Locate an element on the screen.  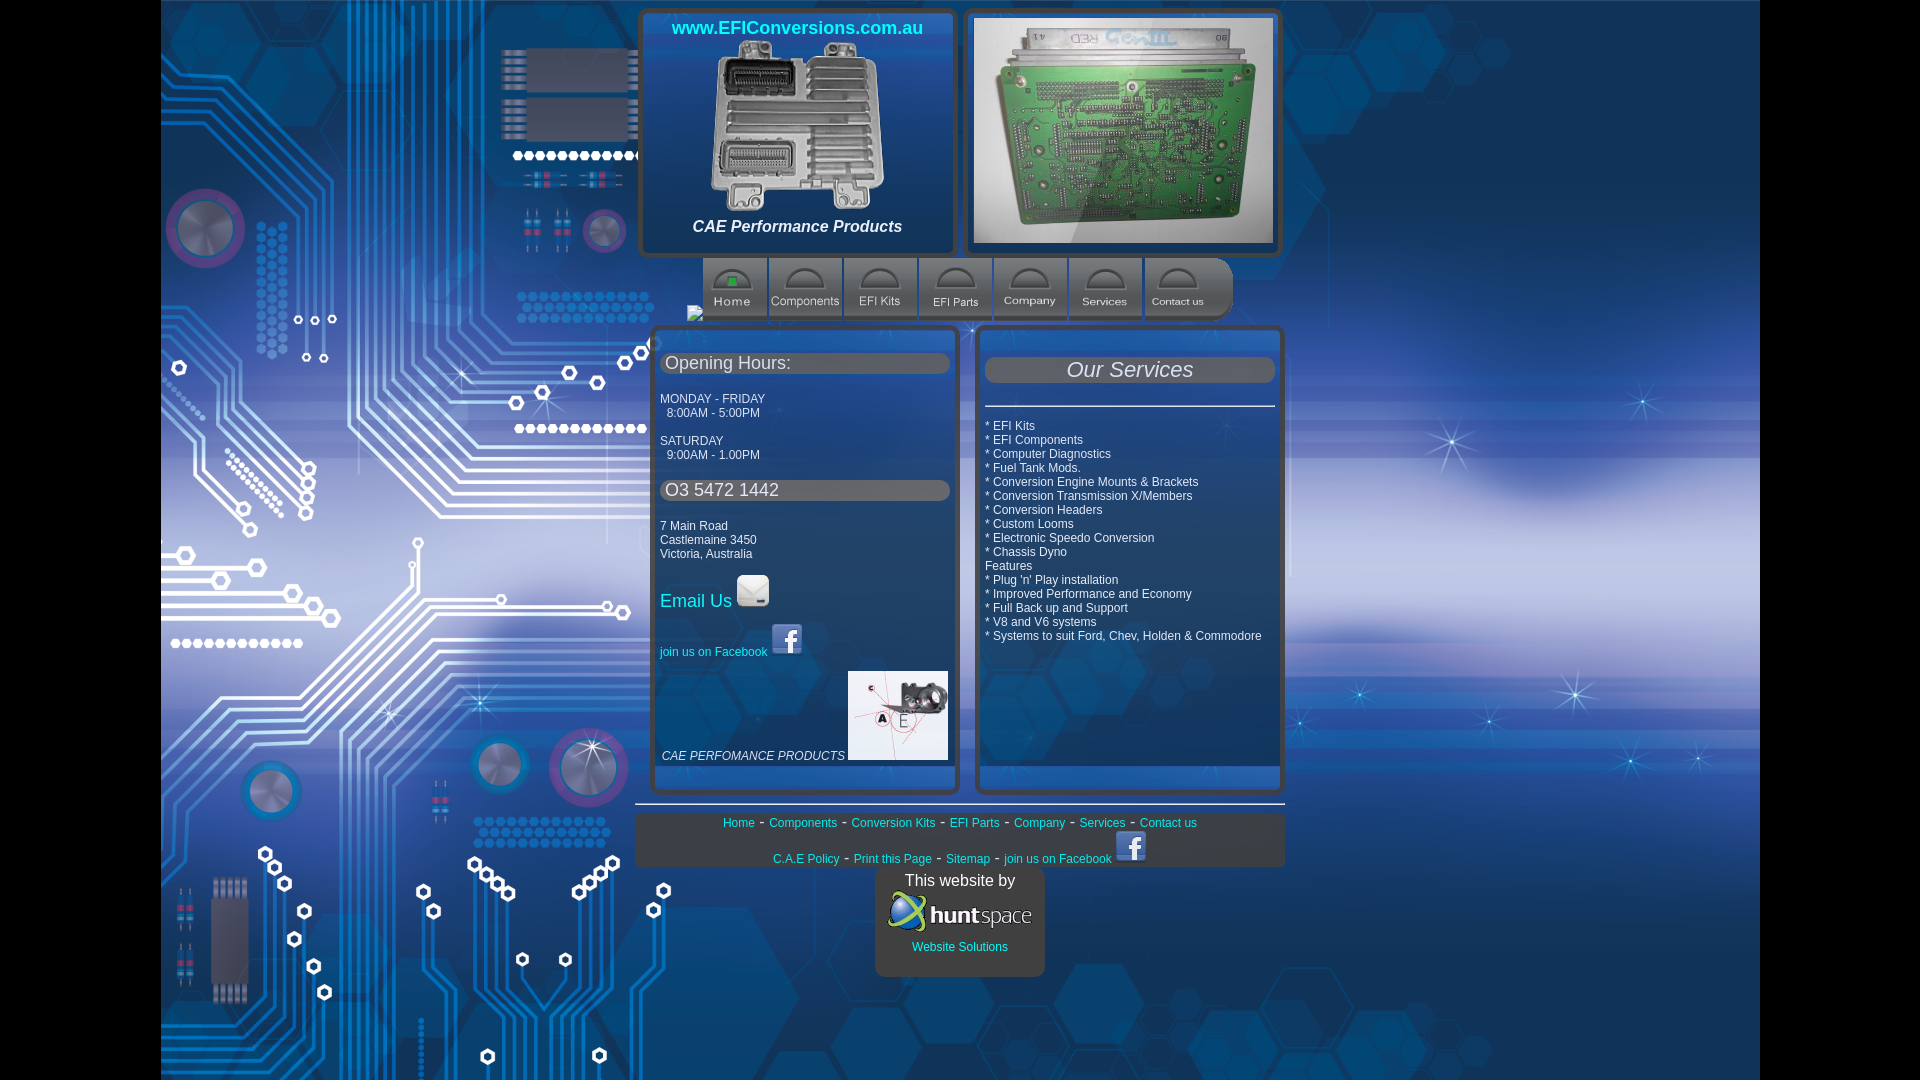
'Components' is located at coordinates (802, 822).